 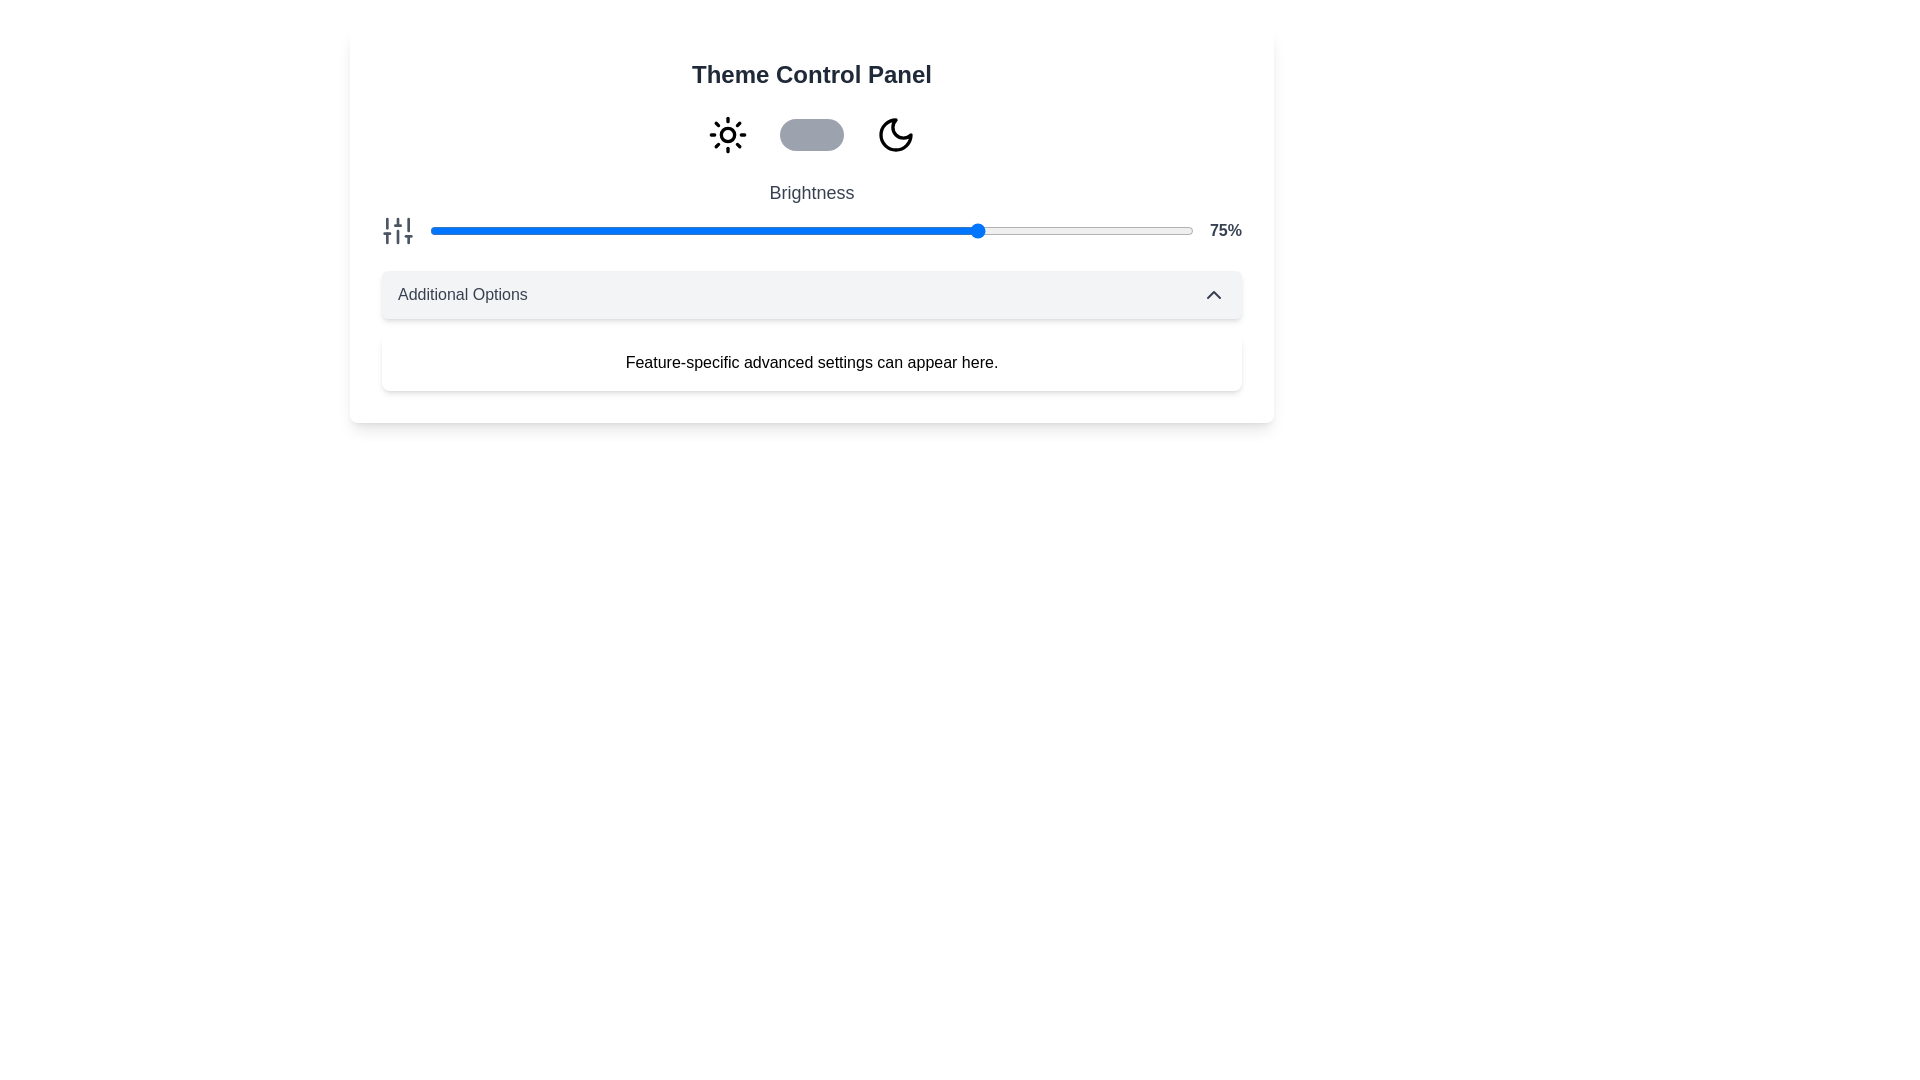 I want to click on the toggle switch located in the top section of the interface, which has a light gray background and a yellow circular knob, to change its state, so click(x=811, y=135).